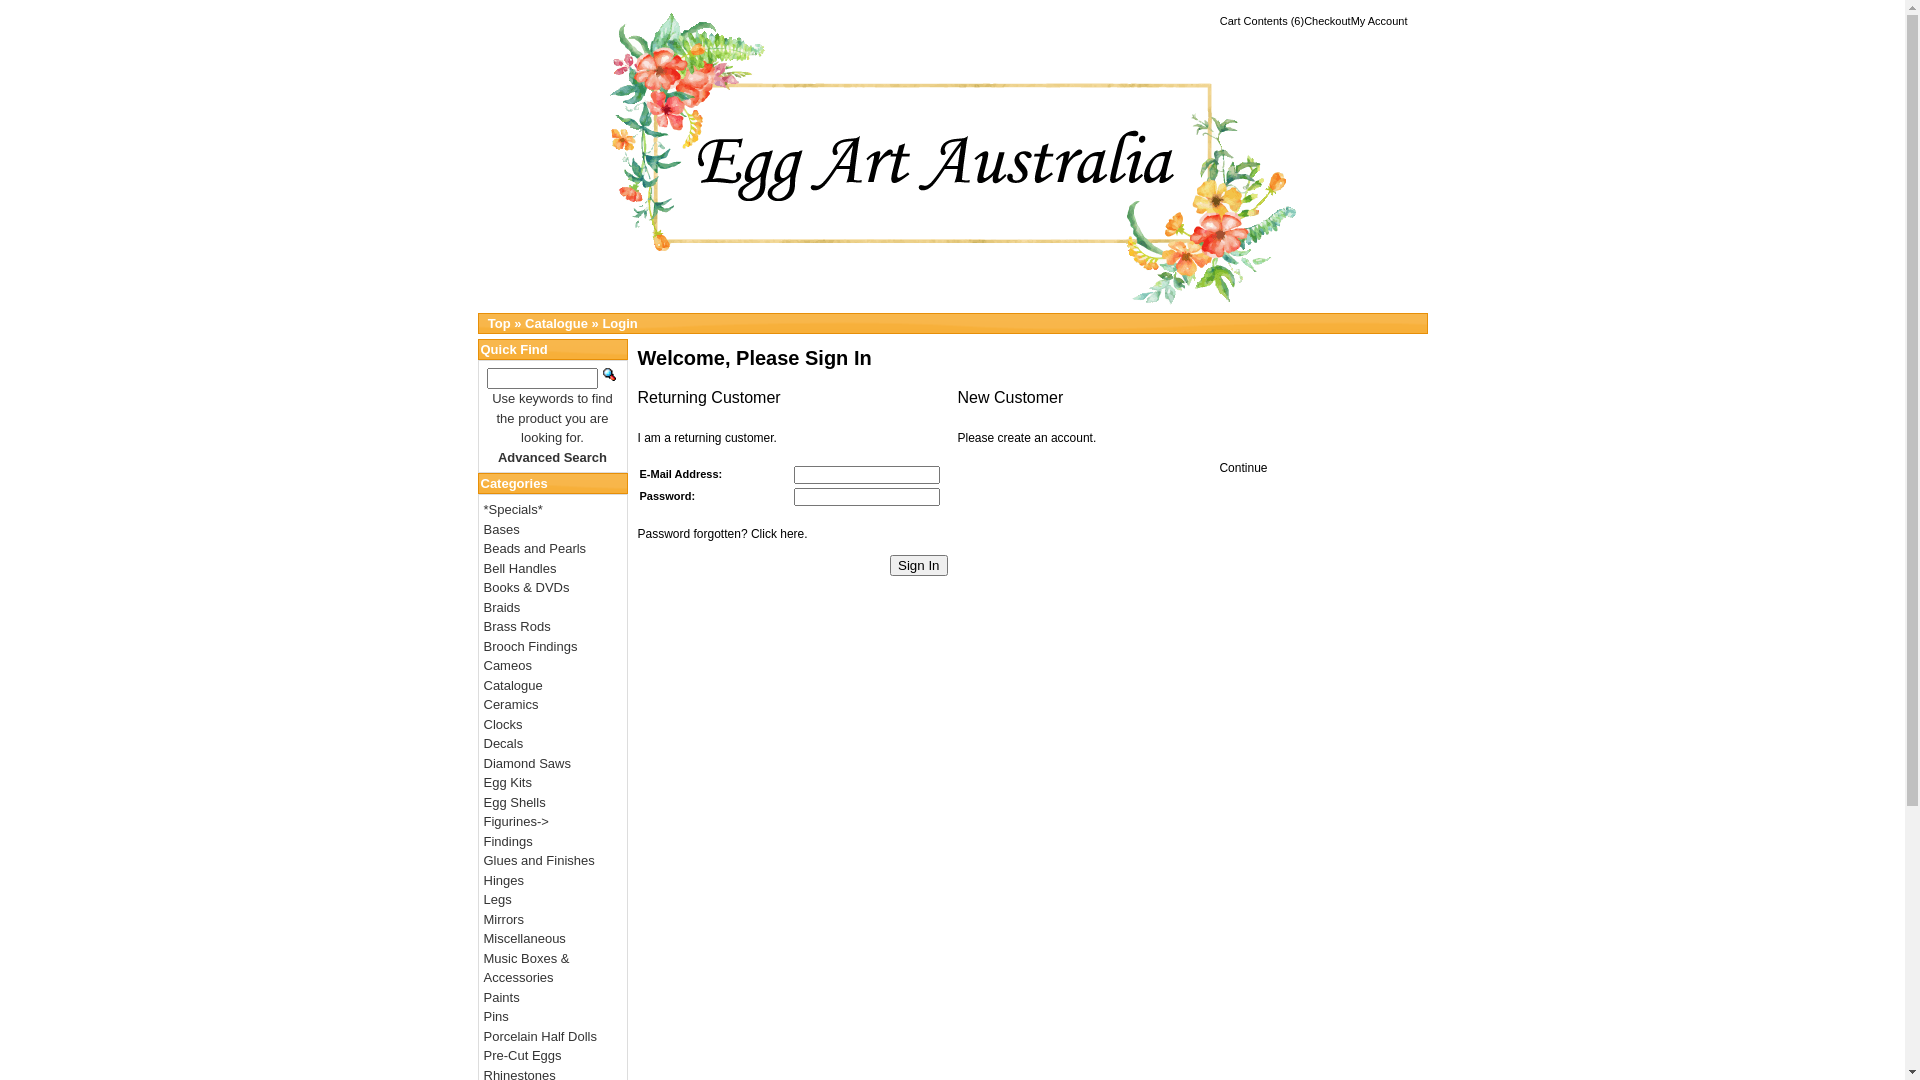  Describe the element at coordinates (503, 723) in the screenshot. I see `'Clocks'` at that location.